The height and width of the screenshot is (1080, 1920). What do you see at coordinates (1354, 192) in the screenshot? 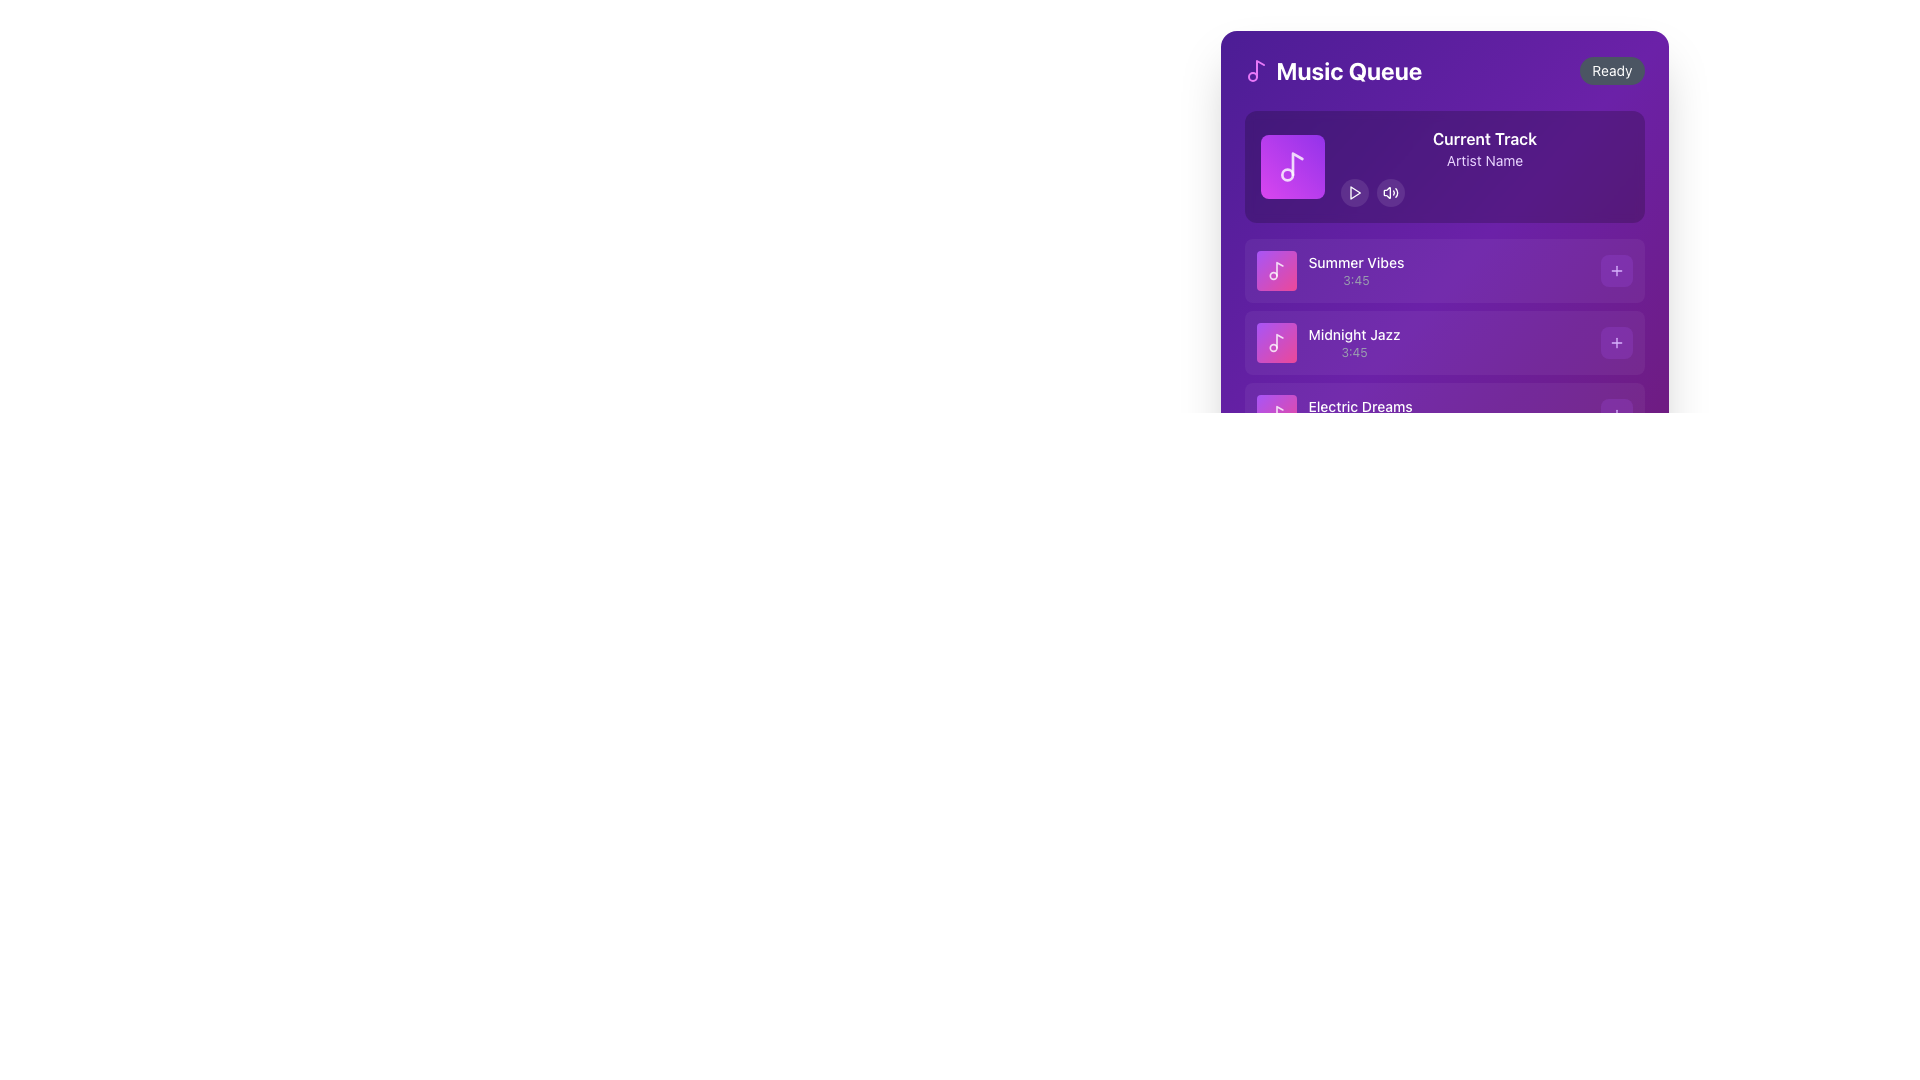
I see `the leftmost circular control button in the 'Music Queue' card to initiate playback of the currently selected track` at bounding box center [1354, 192].